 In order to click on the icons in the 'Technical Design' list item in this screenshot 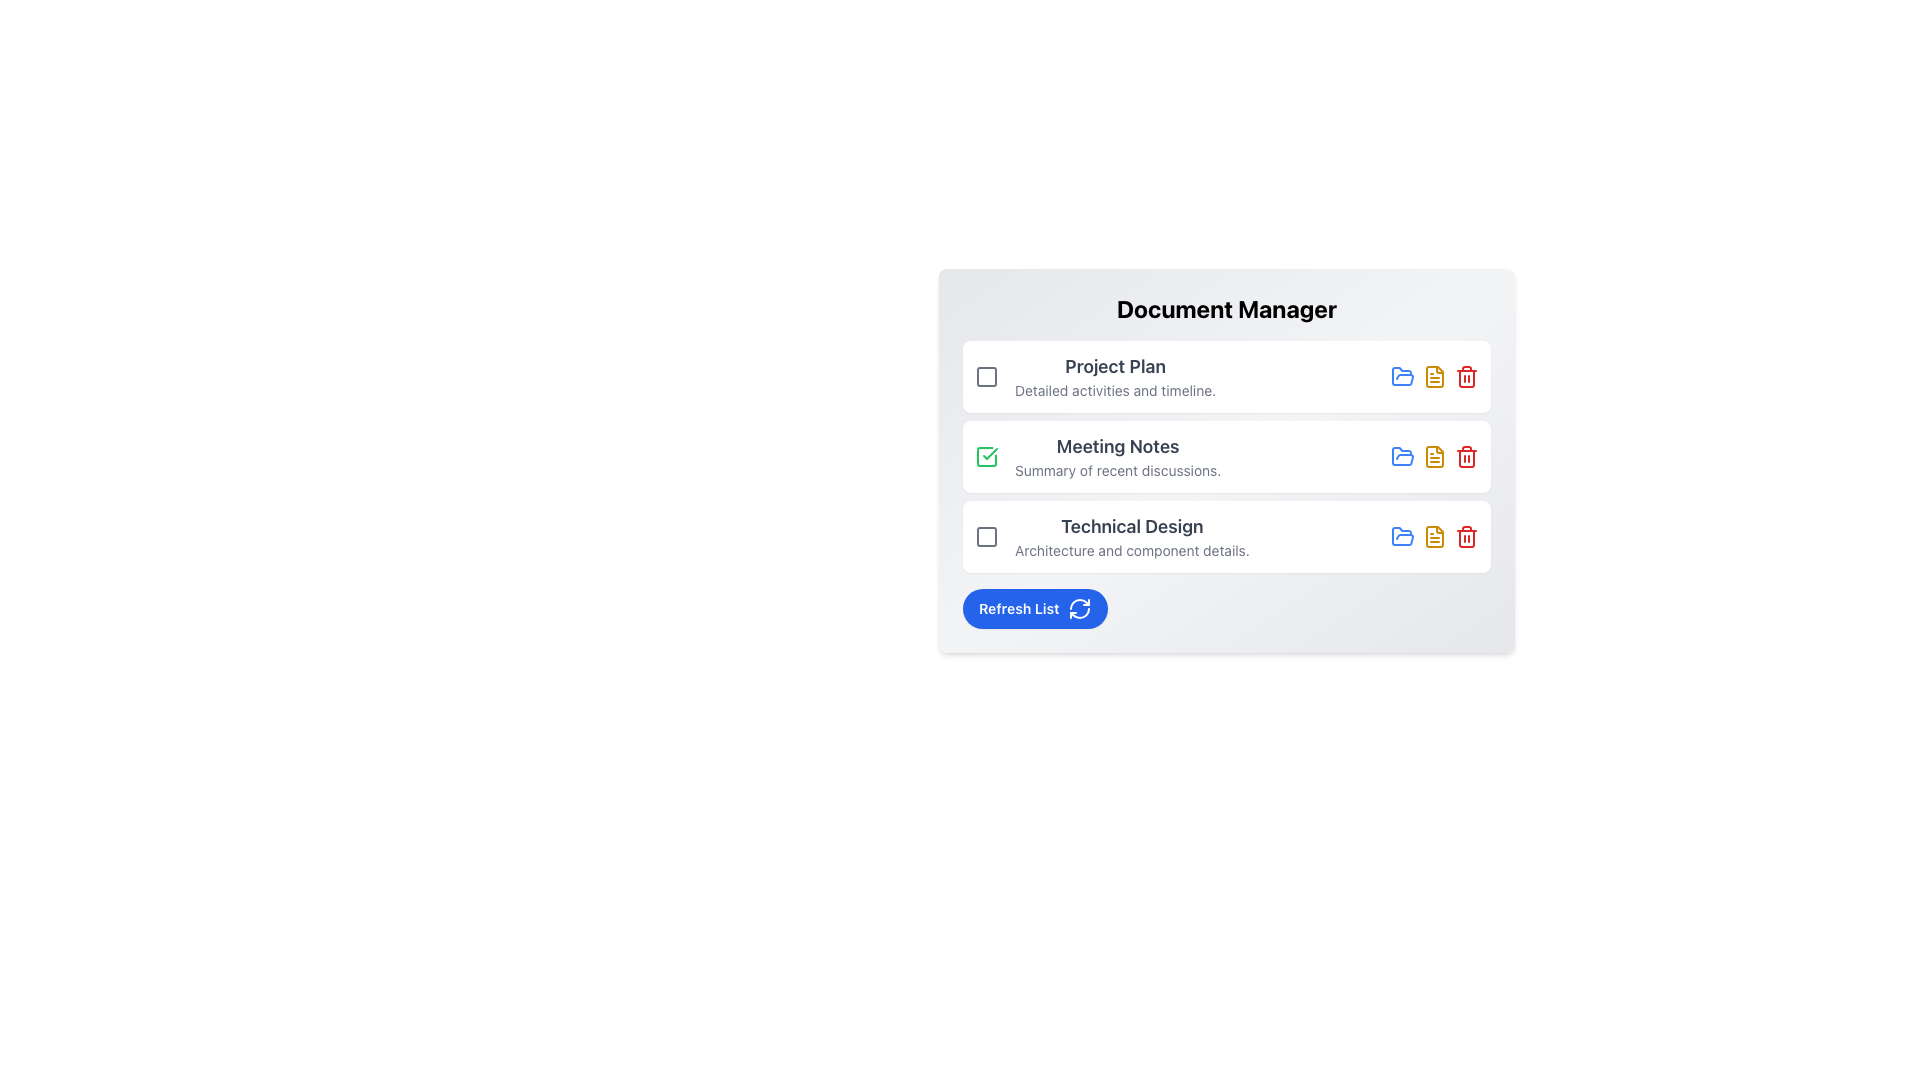, I will do `click(1226, 535)`.